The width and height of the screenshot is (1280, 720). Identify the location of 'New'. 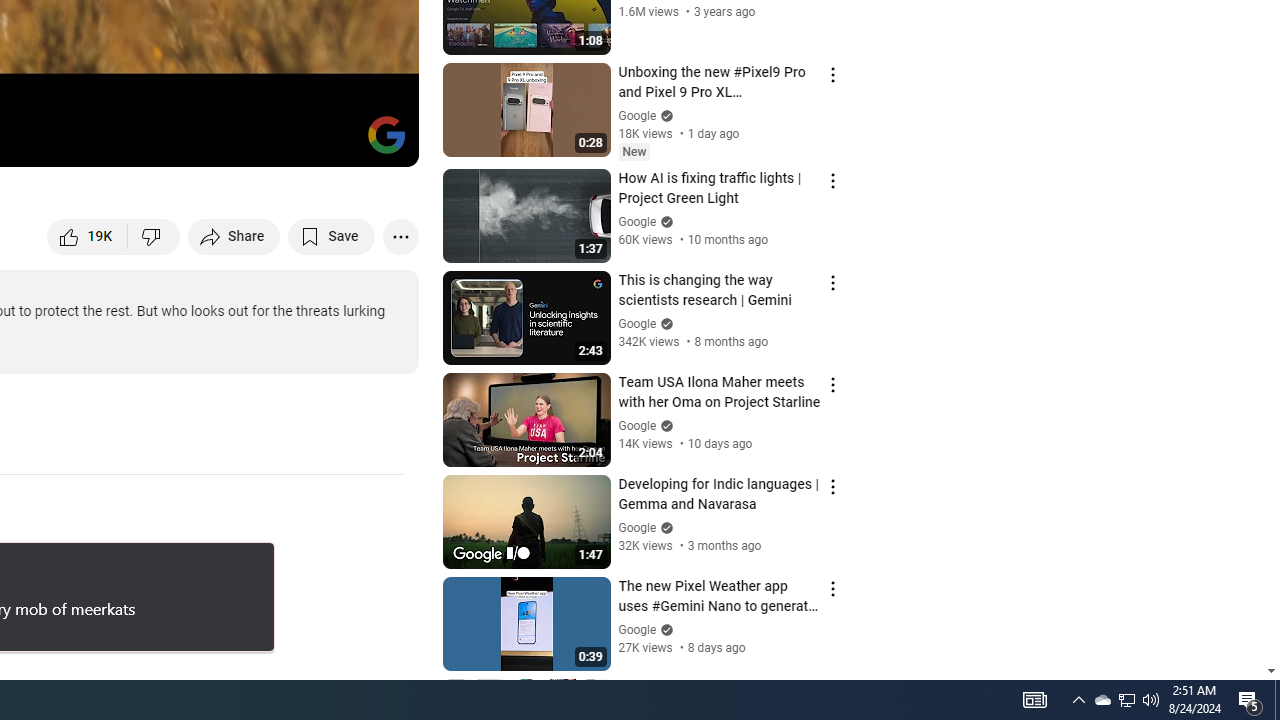
(633, 151).